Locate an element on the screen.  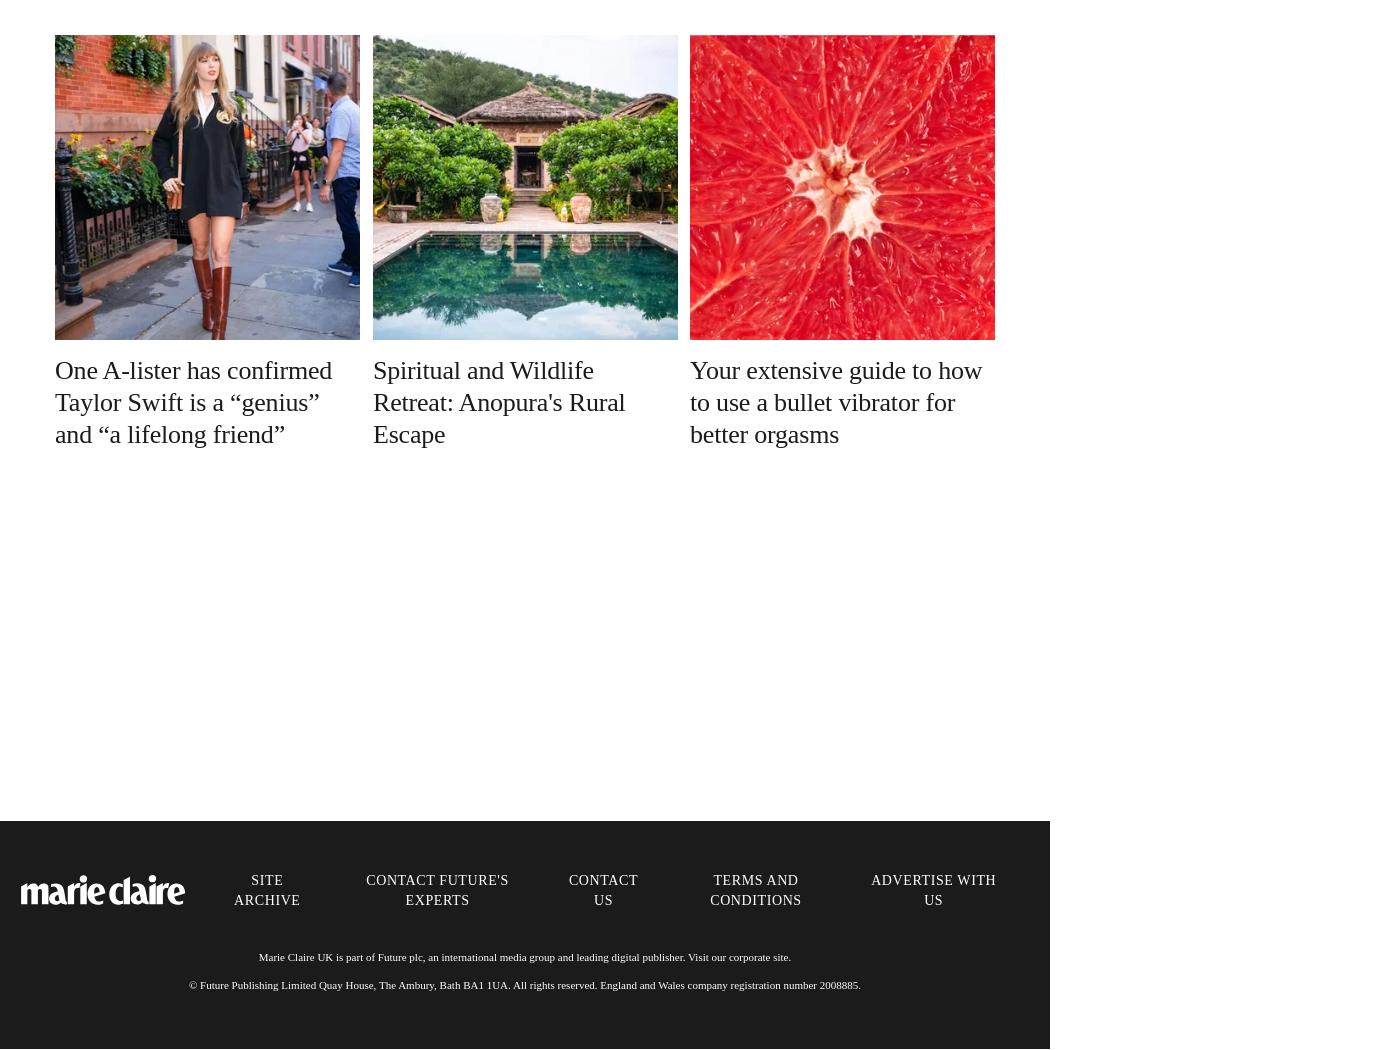
'One A-lister has confirmed Taylor Swift is a “genius” and “a lifelong friend”' is located at coordinates (192, 401).